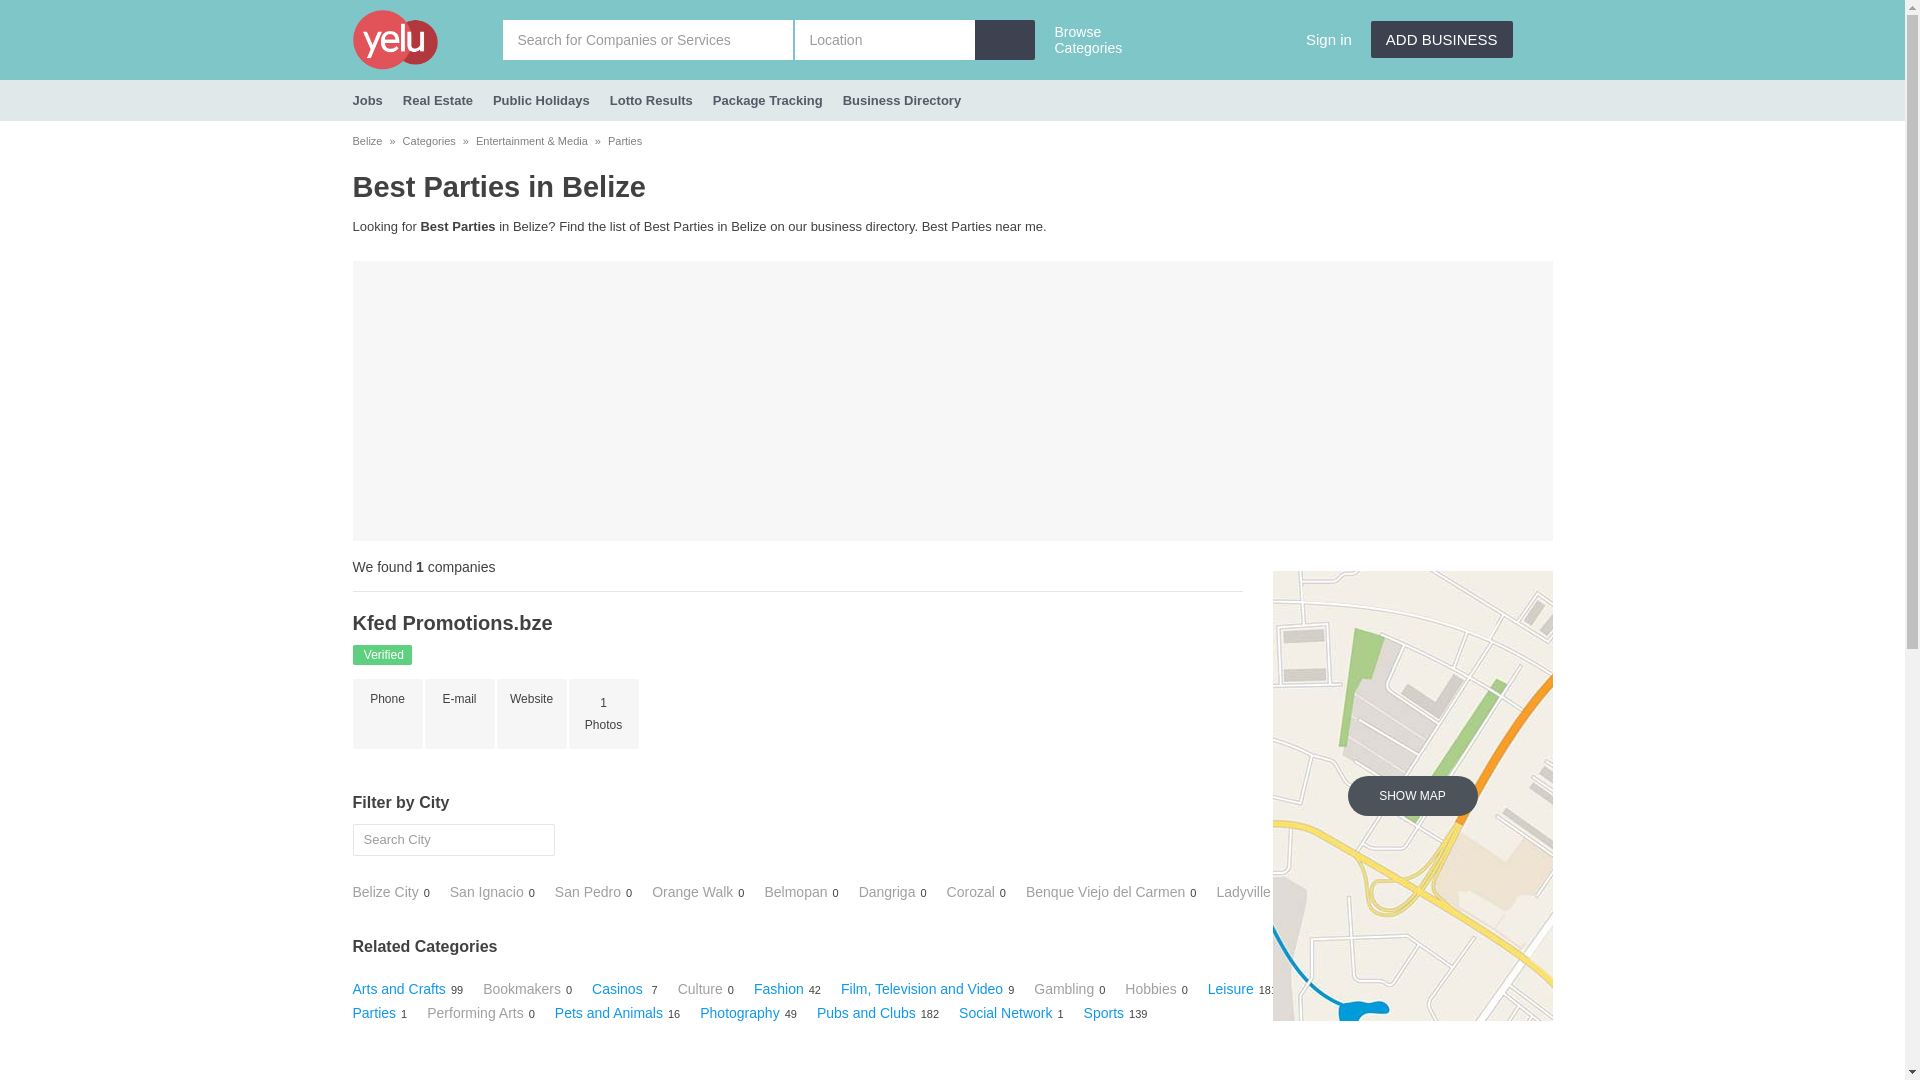  What do you see at coordinates (777, 987) in the screenshot?
I see `'Fashion'` at bounding box center [777, 987].